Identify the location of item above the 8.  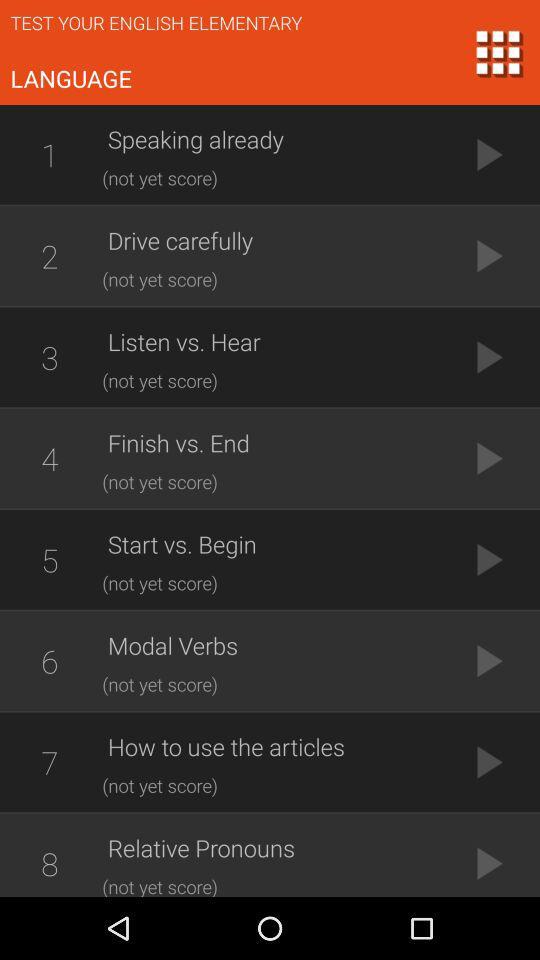
(49, 761).